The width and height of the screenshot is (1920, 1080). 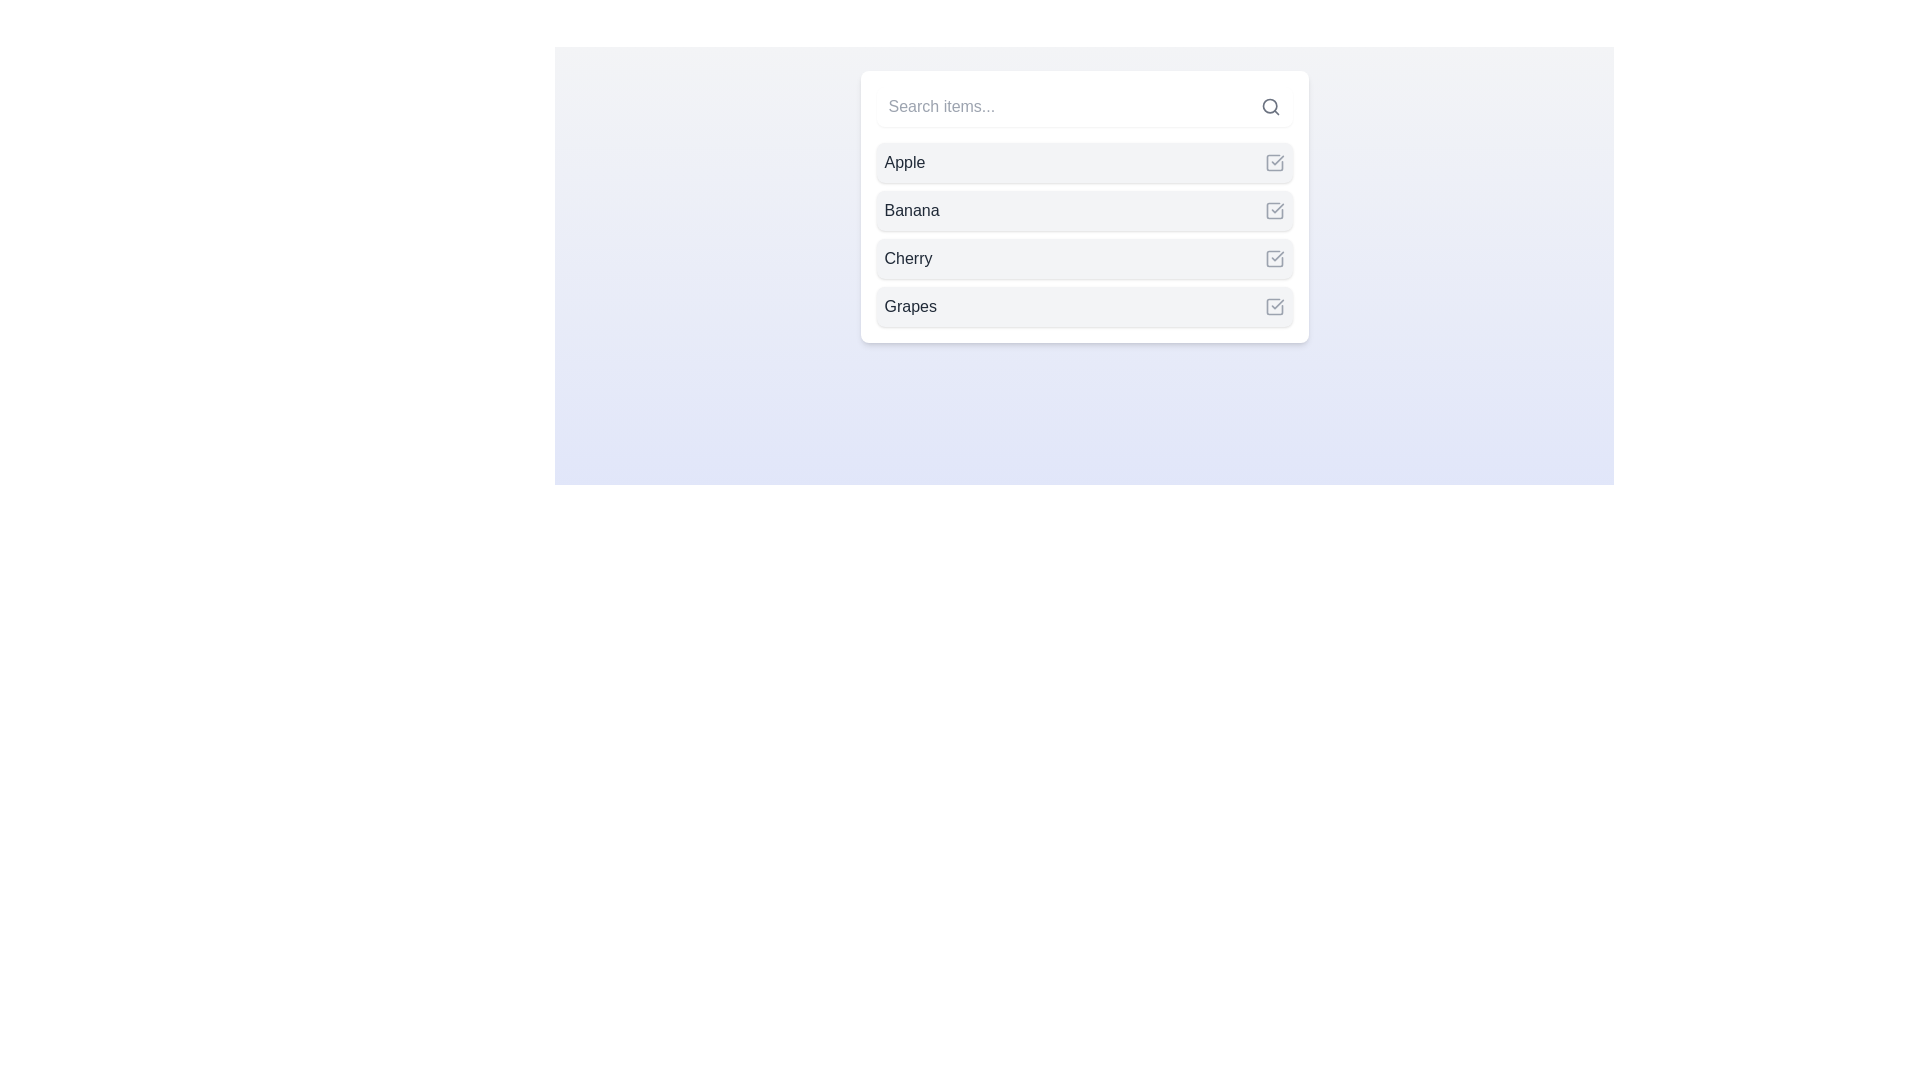 What do you see at coordinates (911, 211) in the screenshot?
I see `the text label displaying 'Banana' in dark gray font, which is positioned second in the vertical list of items` at bounding box center [911, 211].